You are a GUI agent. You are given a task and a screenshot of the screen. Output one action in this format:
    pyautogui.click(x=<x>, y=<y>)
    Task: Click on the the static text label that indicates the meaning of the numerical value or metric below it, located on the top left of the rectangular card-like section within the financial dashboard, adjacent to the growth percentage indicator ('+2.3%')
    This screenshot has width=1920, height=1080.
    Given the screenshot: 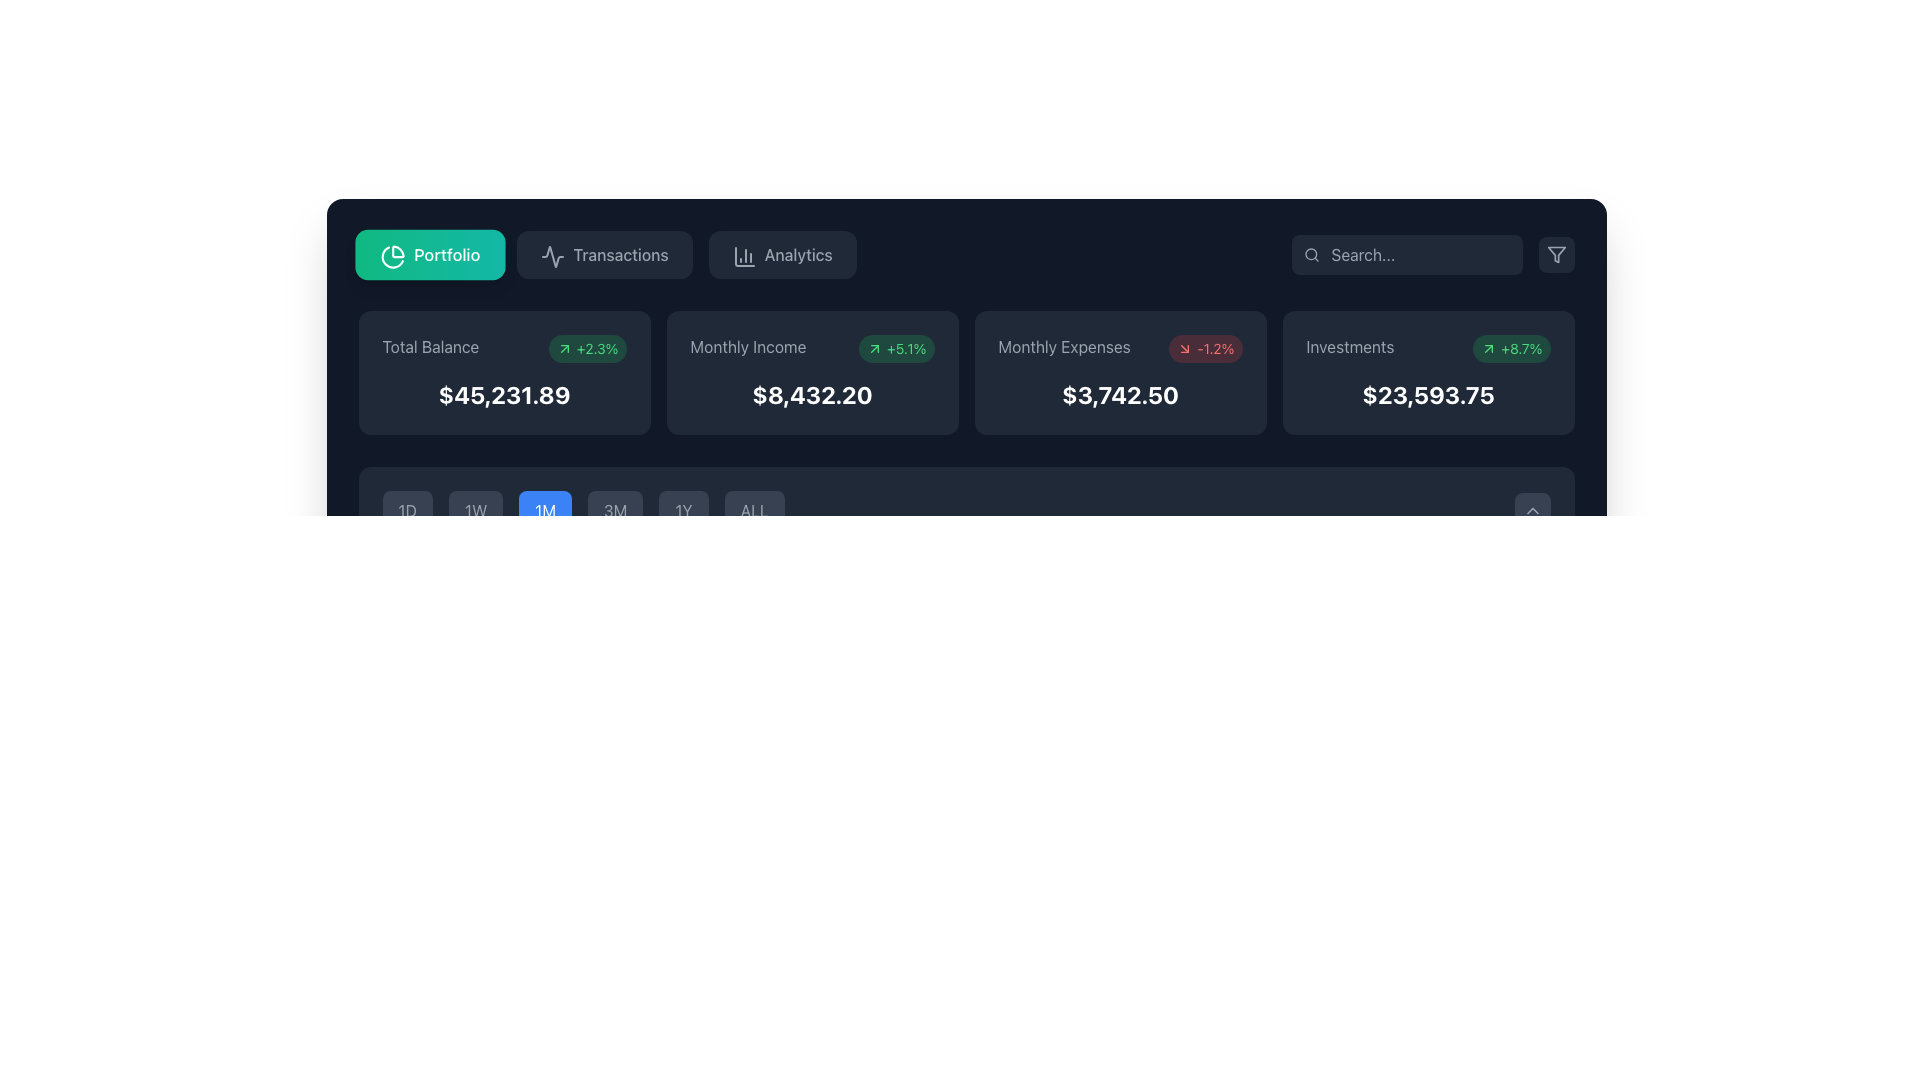 What is the action you would take?
    pyautogui.click(x=429, y=346)
    